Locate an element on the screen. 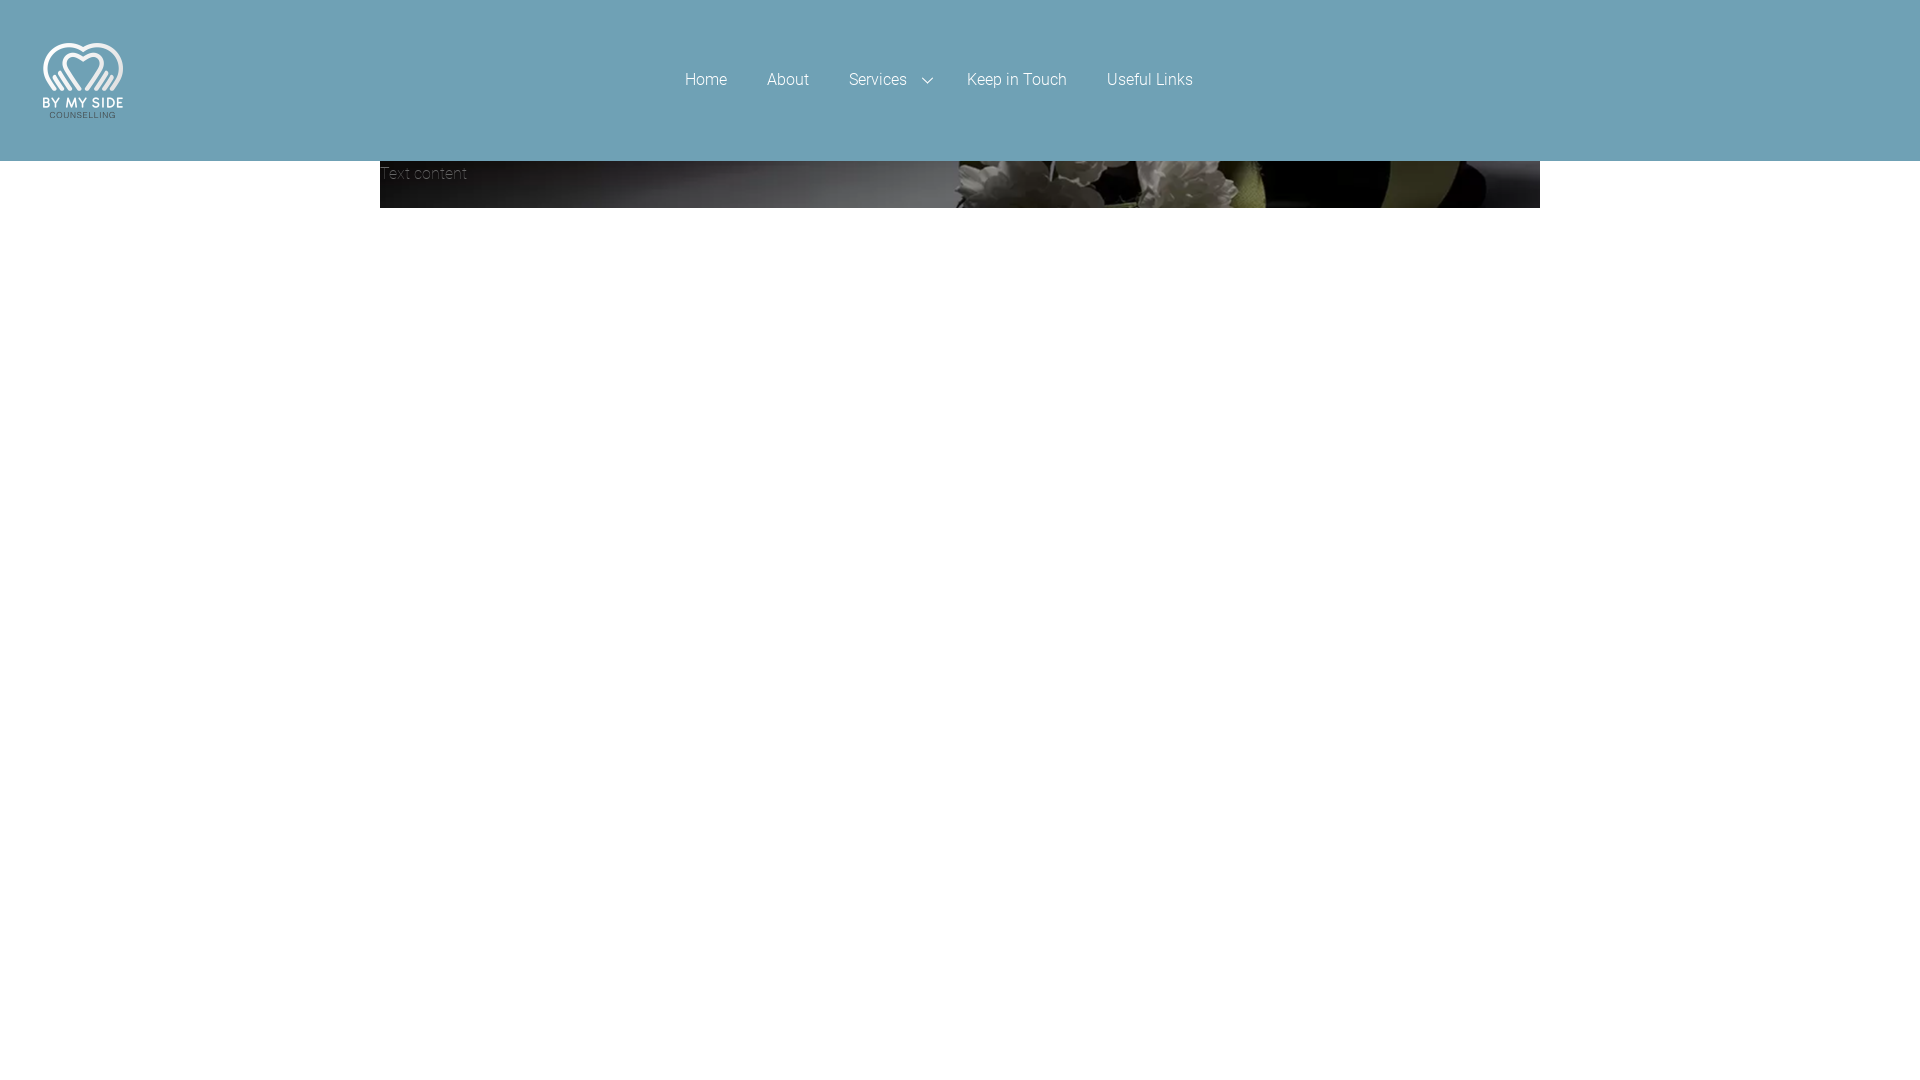  'Services' is located at coordinates (887, 79).